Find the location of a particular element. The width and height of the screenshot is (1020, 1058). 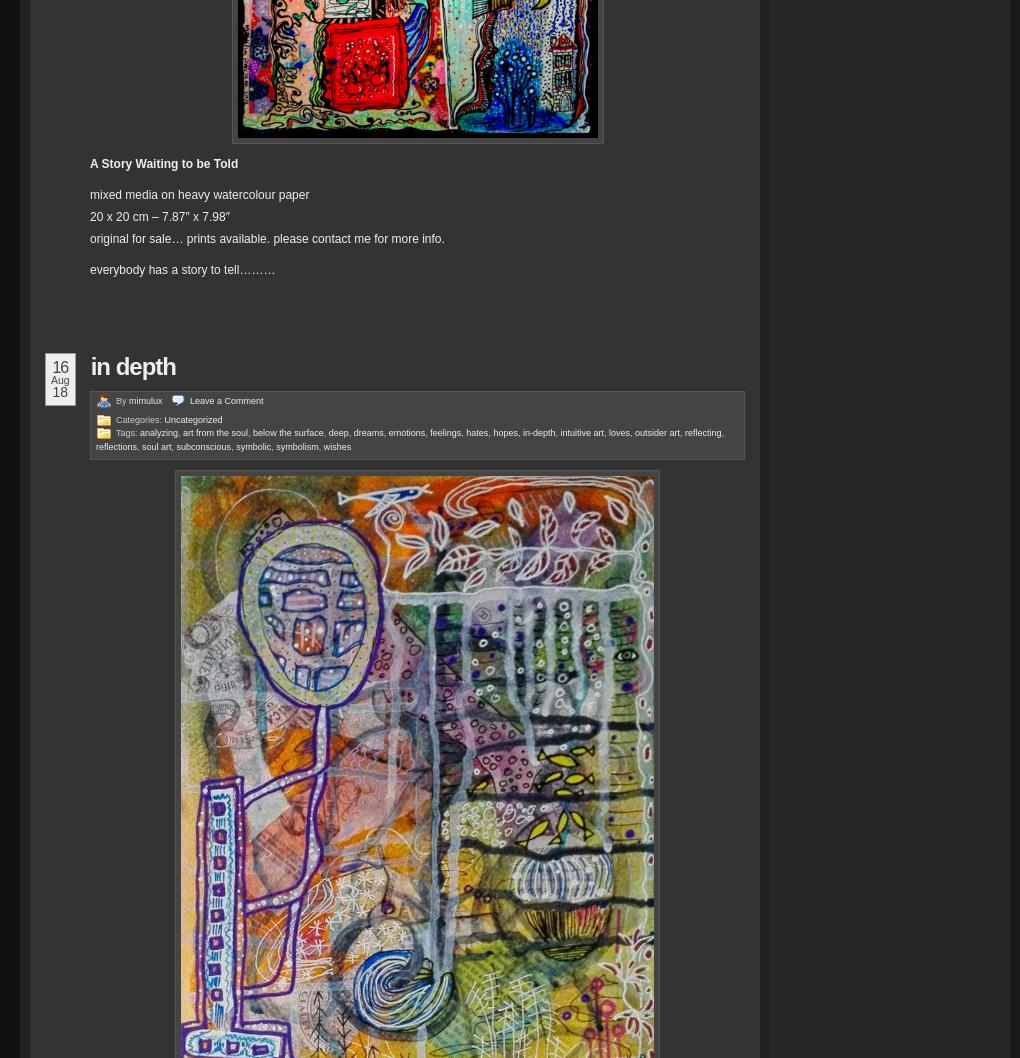

'symbolism' is located at coordinates (275, 445).